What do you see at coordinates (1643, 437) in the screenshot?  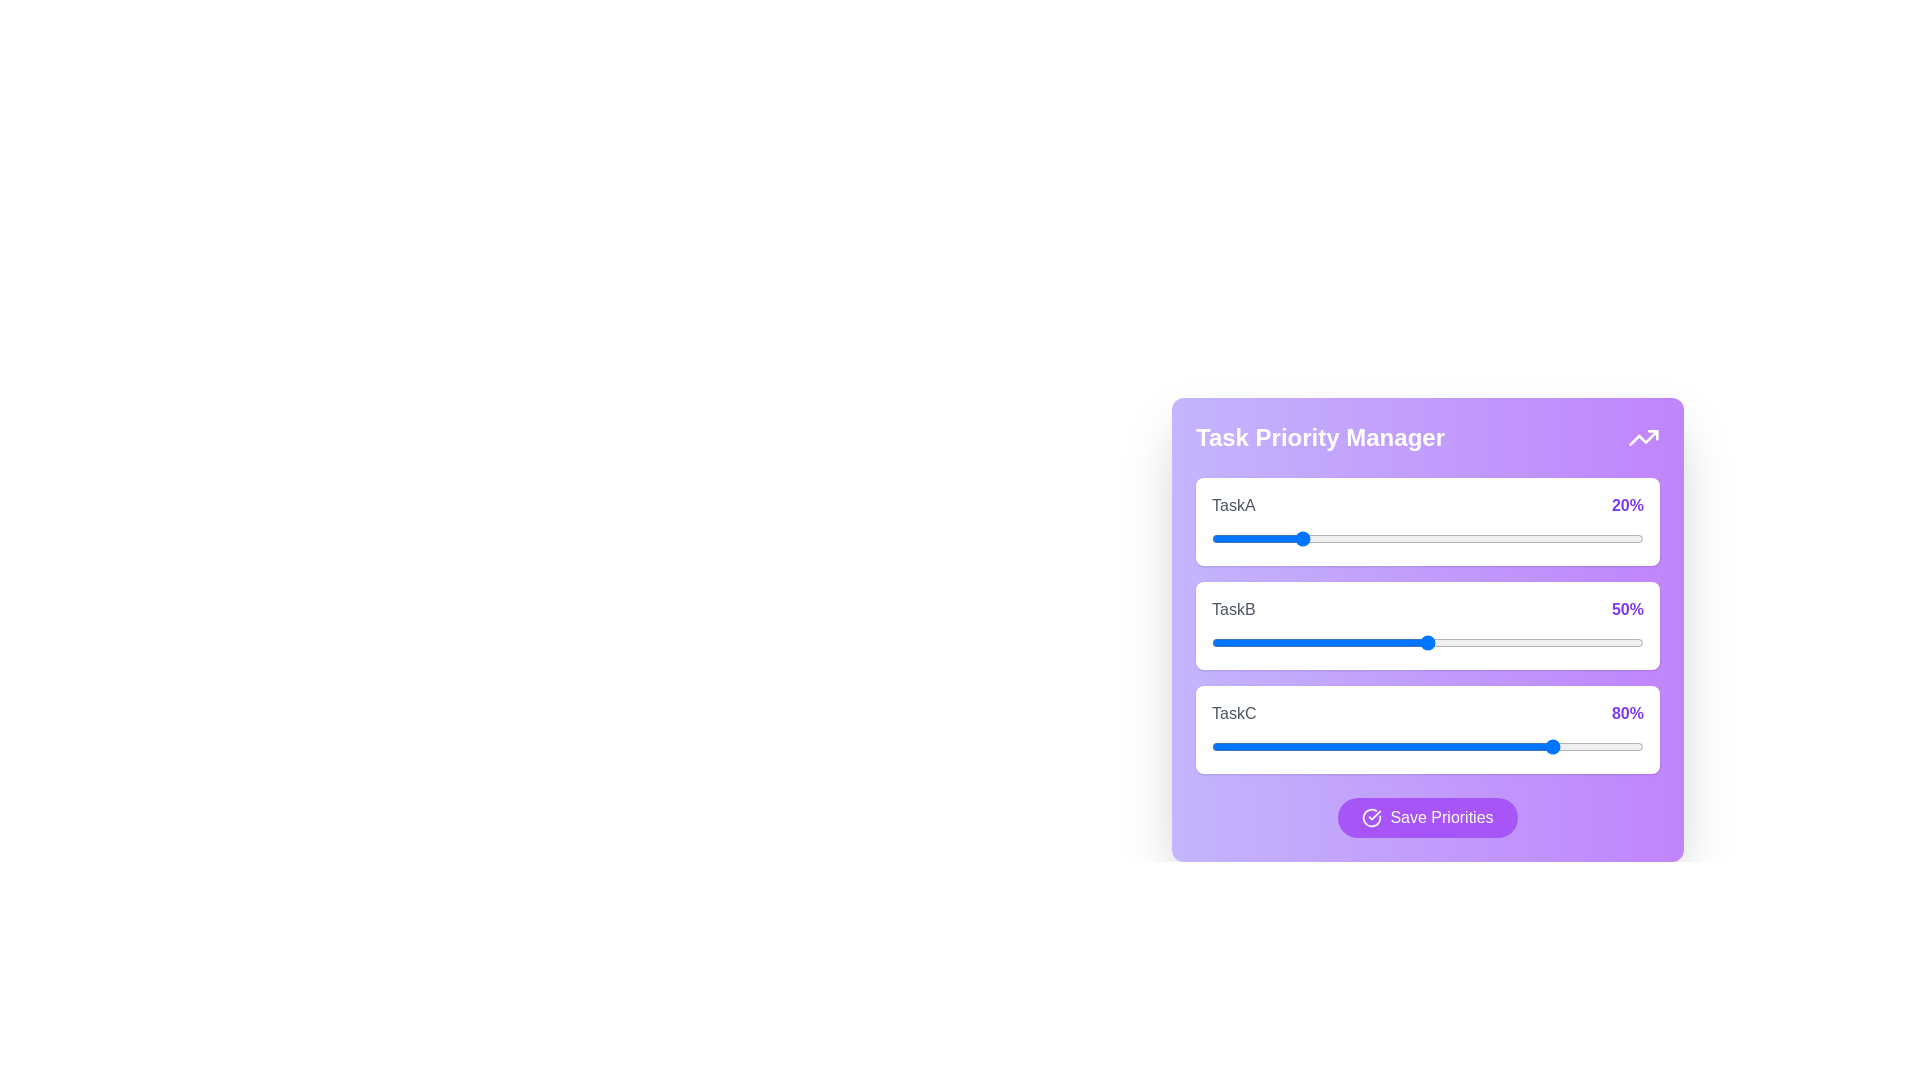 I see `the 'TrendingUp' icon in the header to inspect its functionality` at bounding box center [1643, 437].